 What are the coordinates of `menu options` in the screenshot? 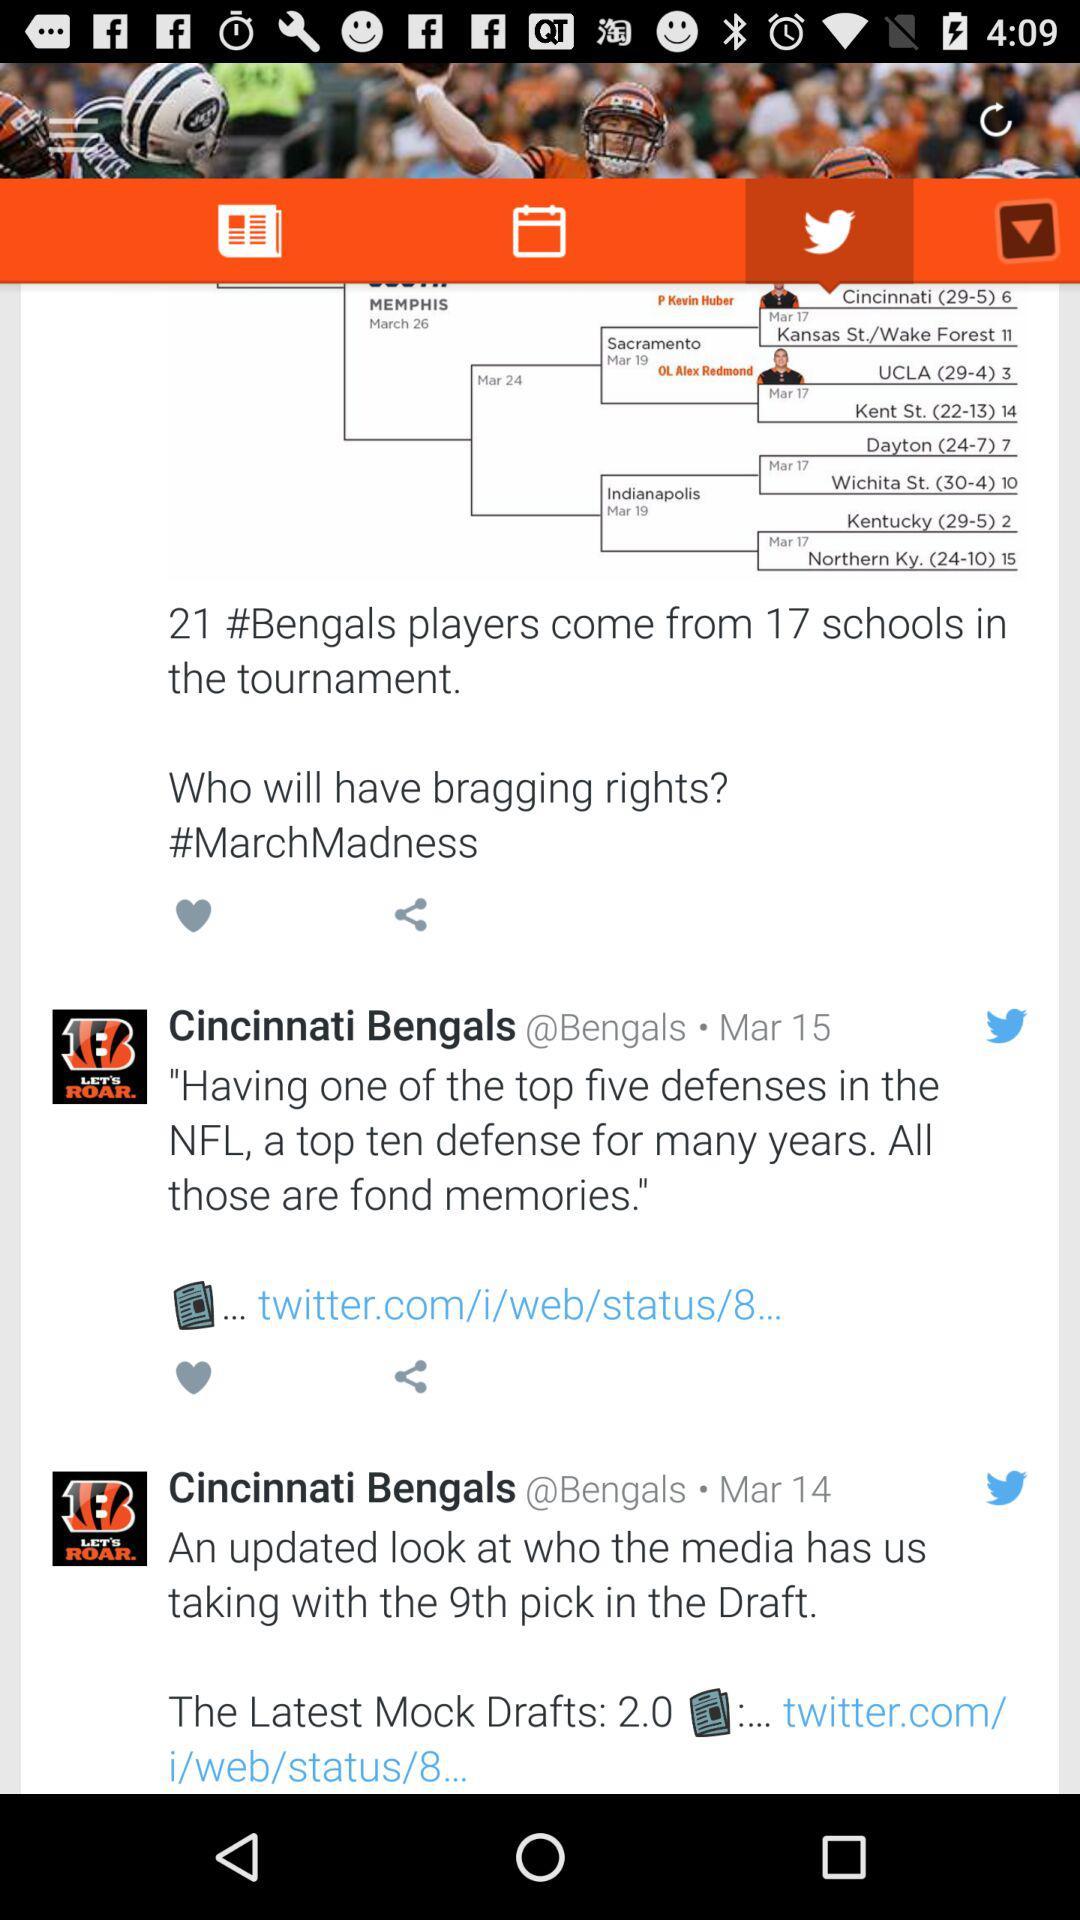 It's located at (72, 127).